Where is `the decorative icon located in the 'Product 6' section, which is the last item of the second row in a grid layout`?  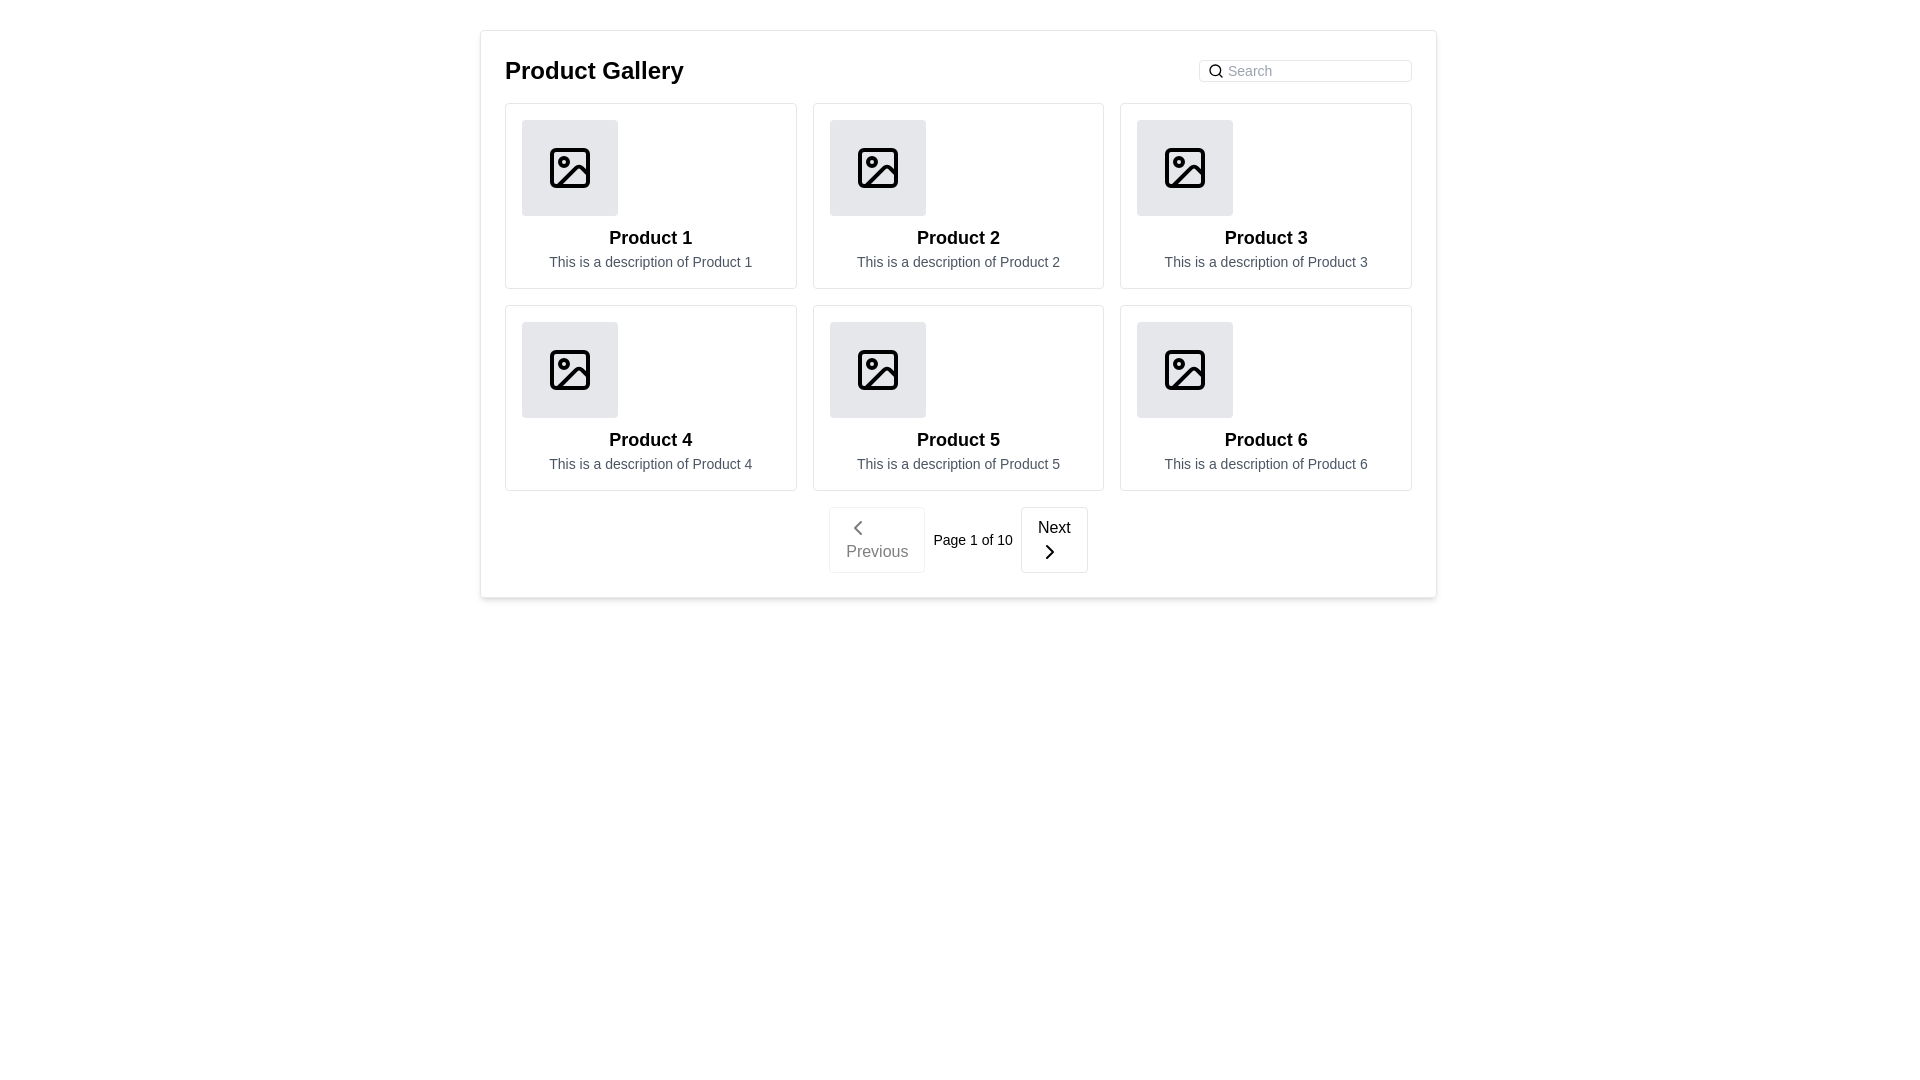
the decorative icon located in the 'Product 6' section, which is the last item of the second row in a grid layout is located at coordinates (1185, 370).